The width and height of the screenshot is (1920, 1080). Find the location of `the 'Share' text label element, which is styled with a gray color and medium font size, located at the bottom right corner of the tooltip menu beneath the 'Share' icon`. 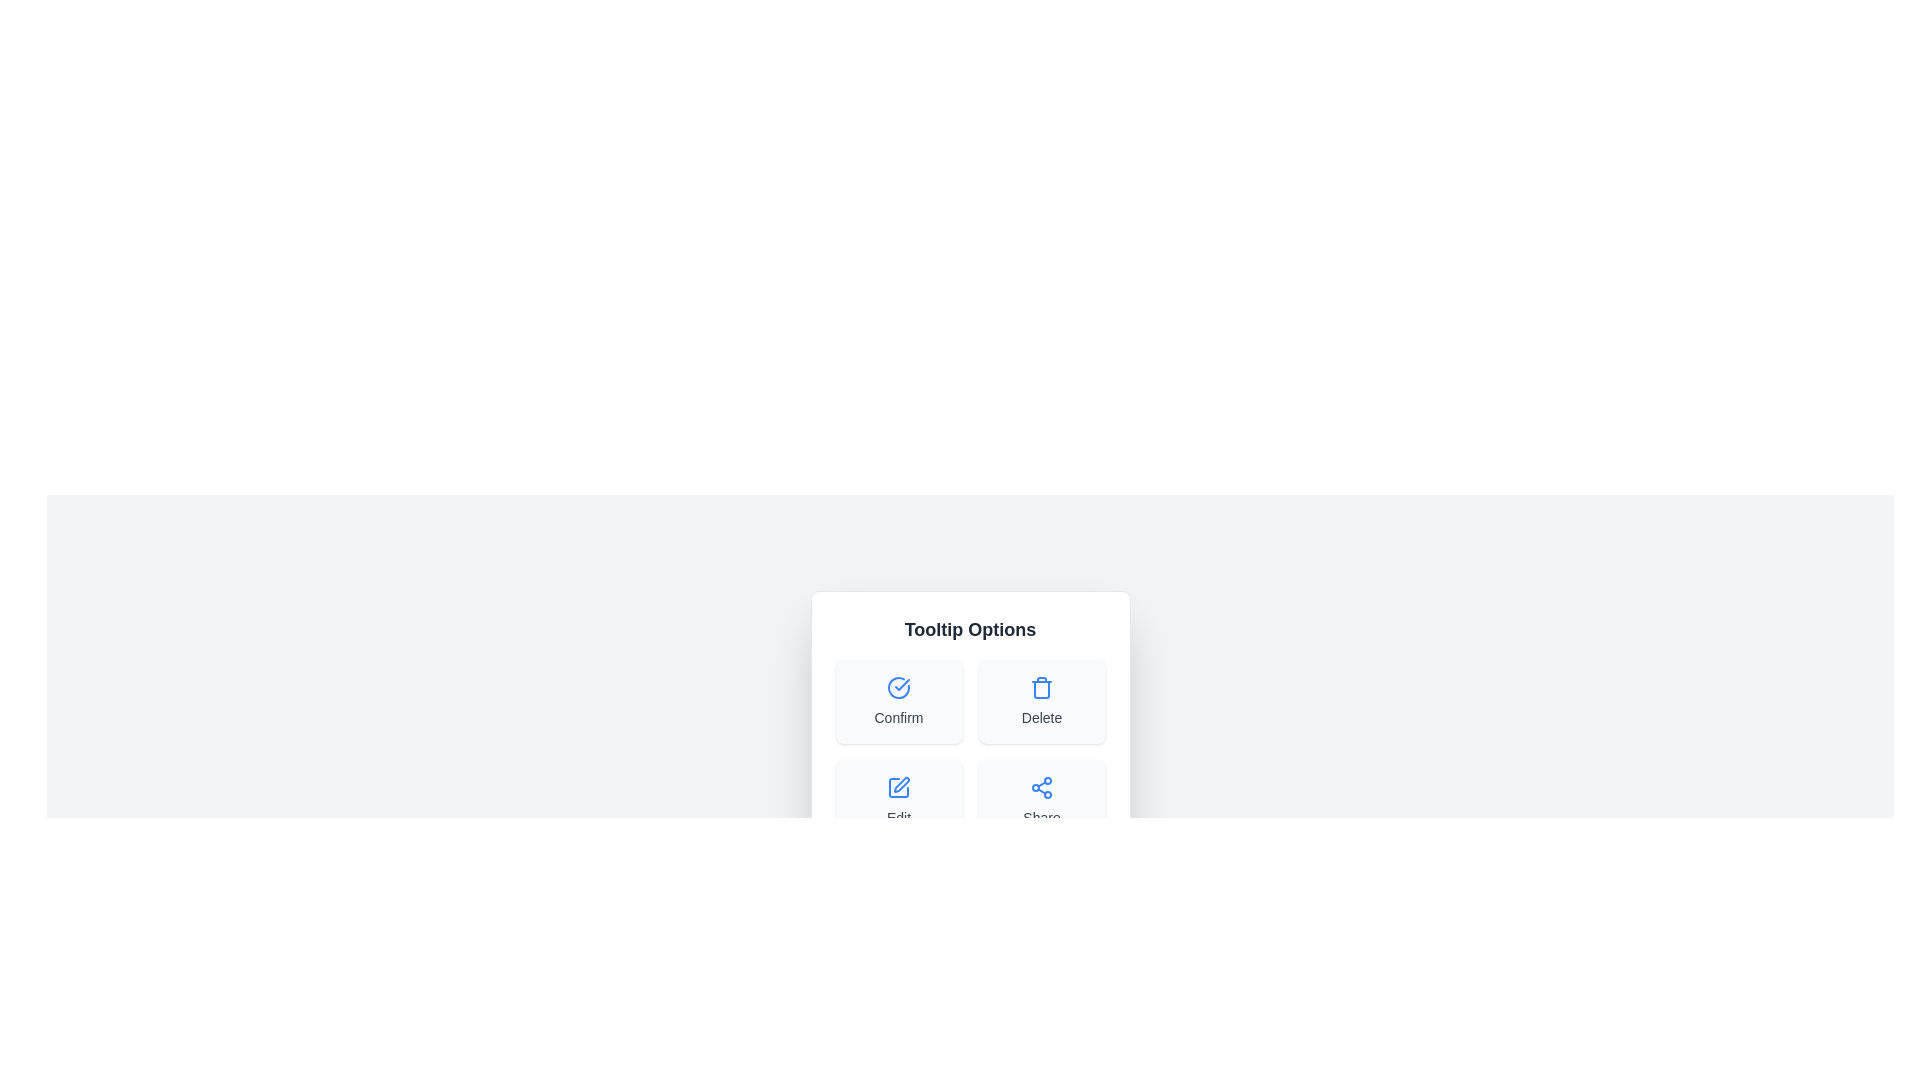

the 'Share' text label element, which is styled with a gray color and medium font size, located at the bottom right corner of the tooltip menu beneath the 'Share' icon is located at coordinates (1040, 817).